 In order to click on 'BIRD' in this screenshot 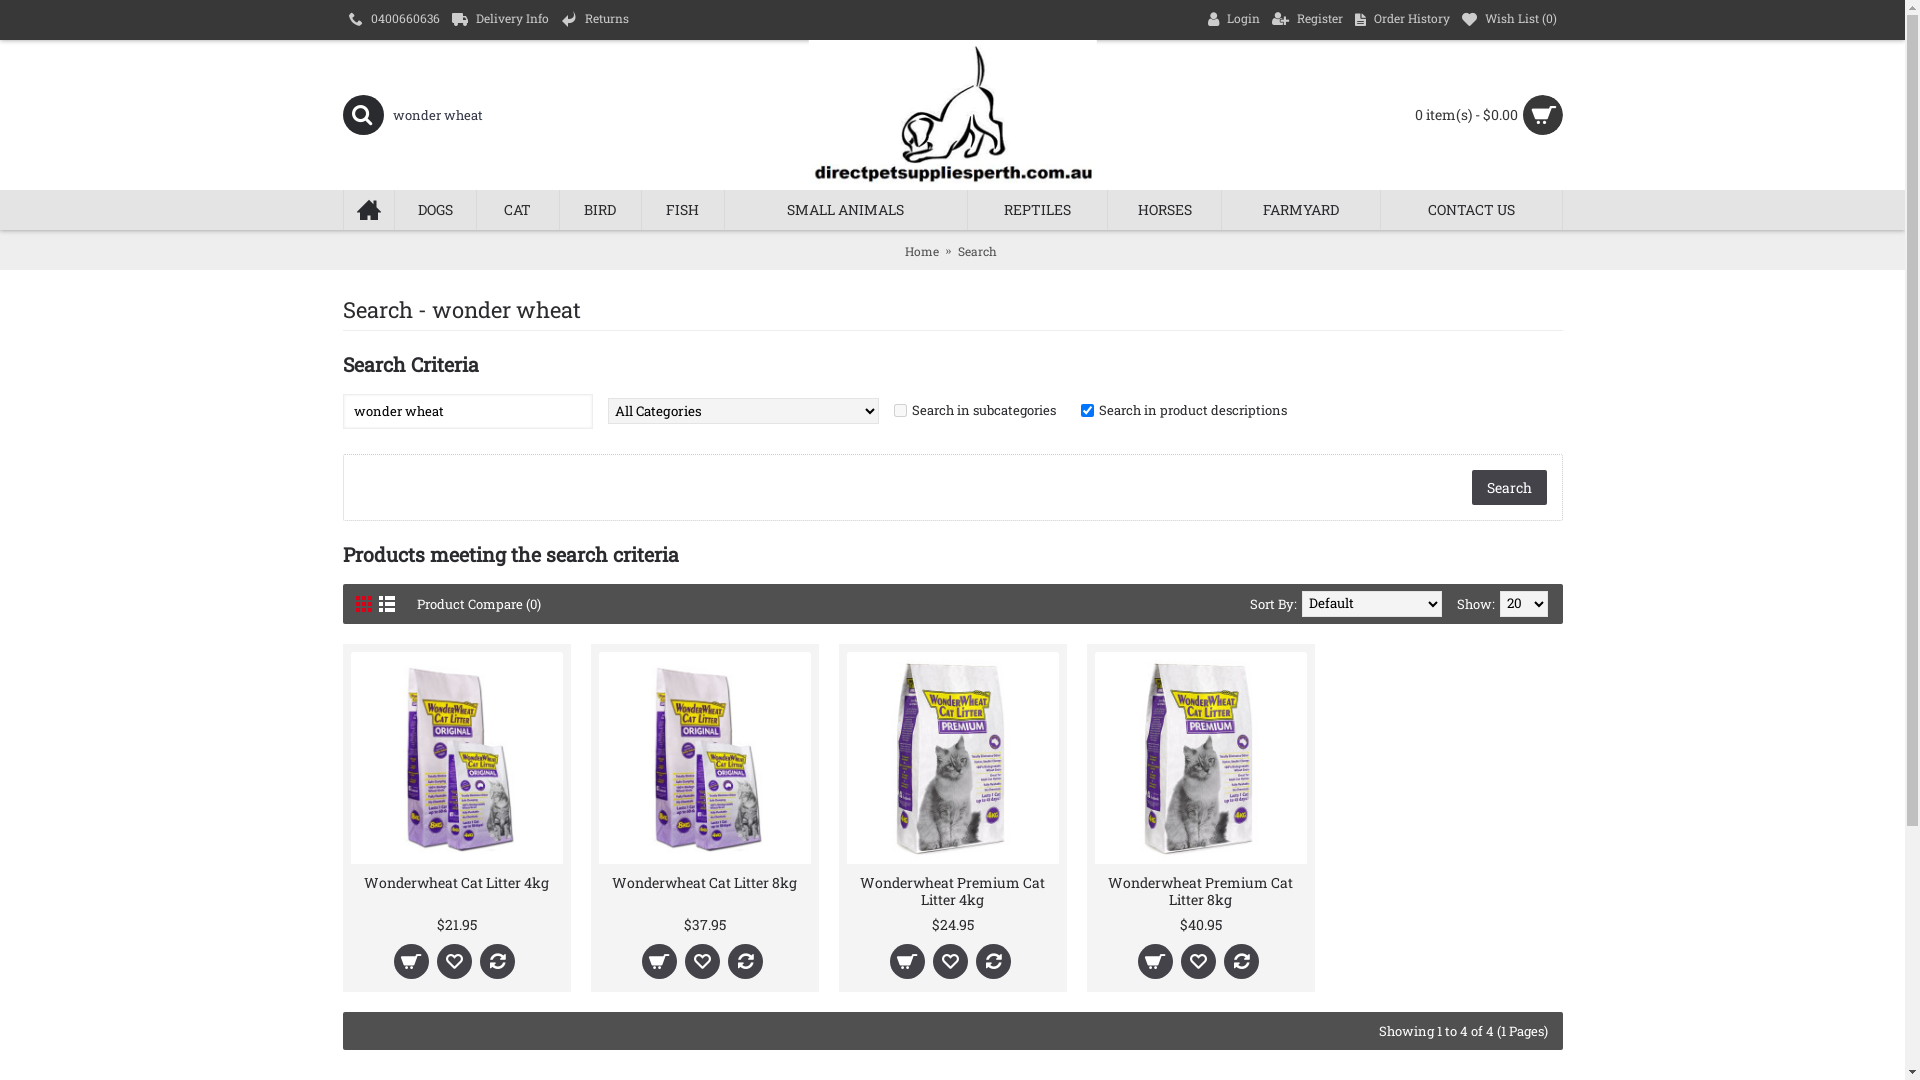, I will do `click(599, 209)`.